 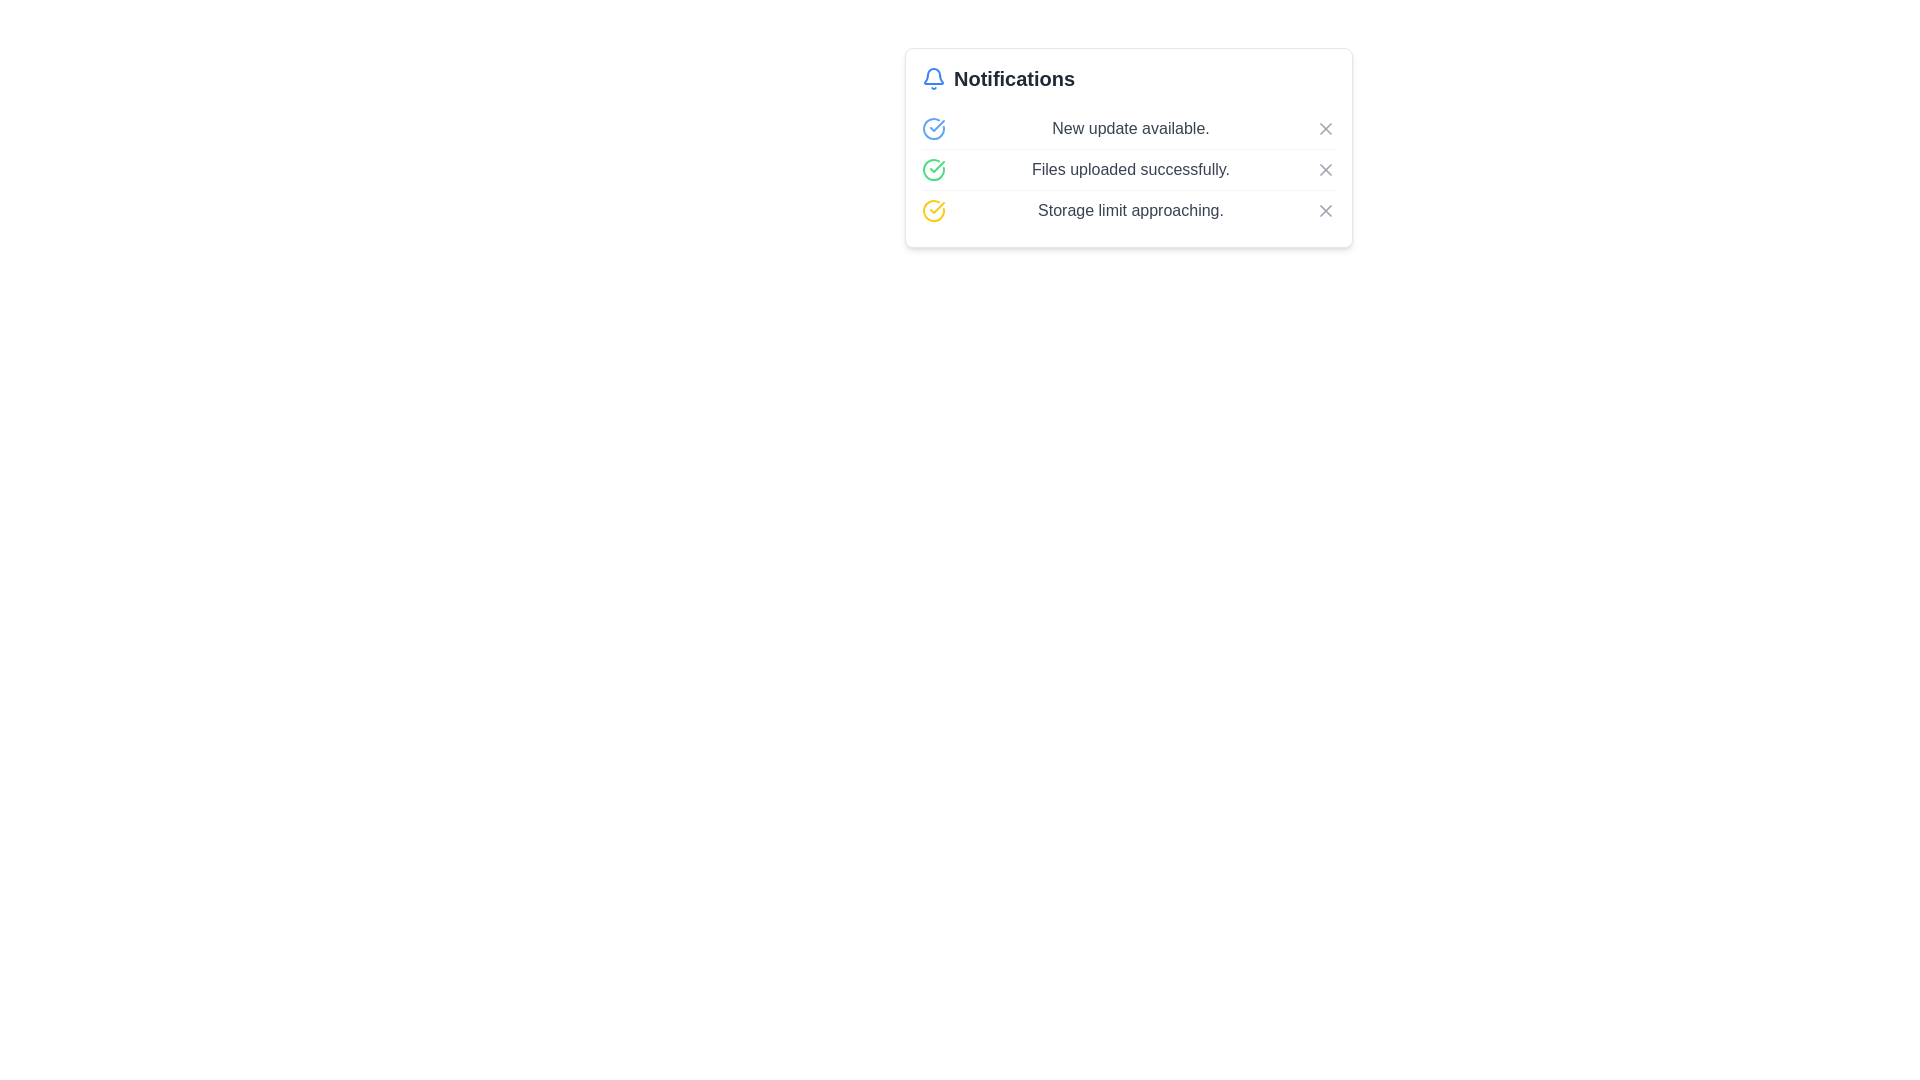 I want to click on the close button on the notification reading 'Storage limit approaching.', so click(x=1325, y=211).